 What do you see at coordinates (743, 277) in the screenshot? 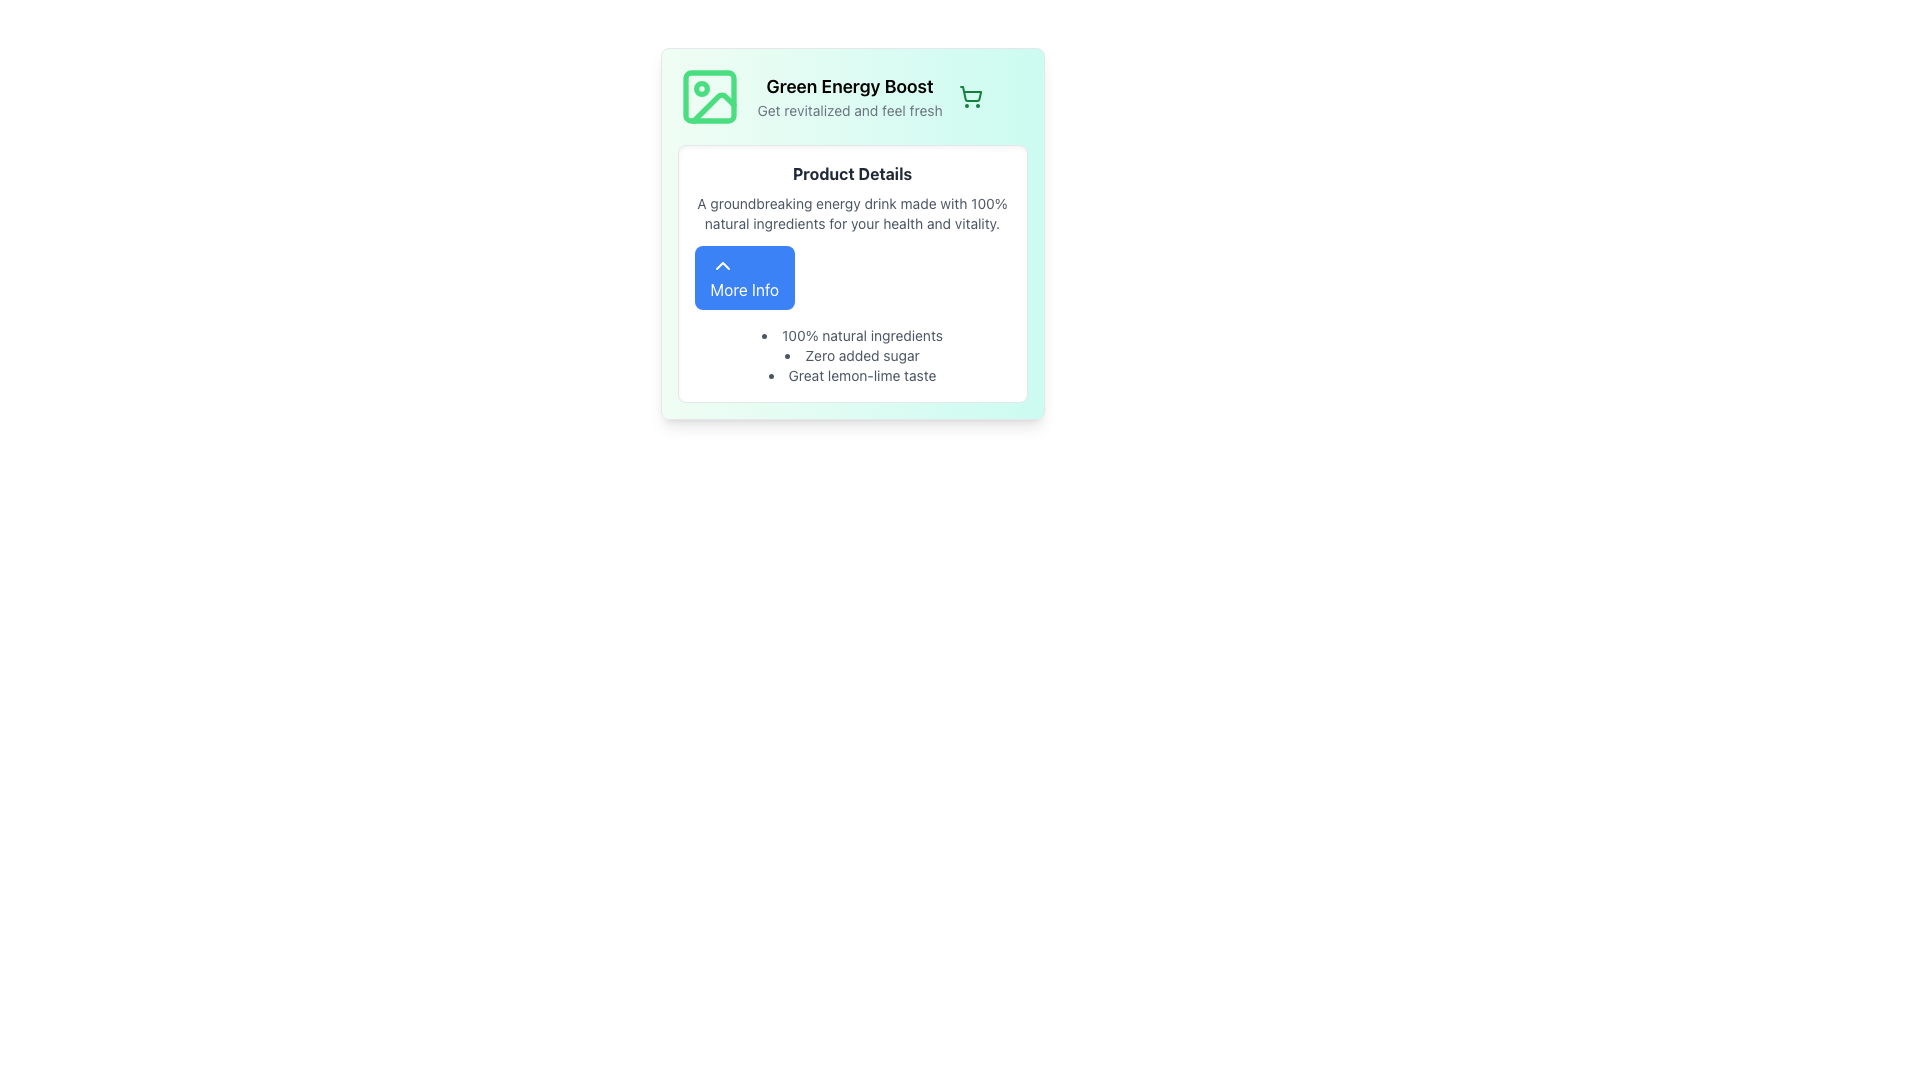
I see `the button located in the lower part of the card, centered horizontally and directly under the description text` at bounding box center [743, 277].